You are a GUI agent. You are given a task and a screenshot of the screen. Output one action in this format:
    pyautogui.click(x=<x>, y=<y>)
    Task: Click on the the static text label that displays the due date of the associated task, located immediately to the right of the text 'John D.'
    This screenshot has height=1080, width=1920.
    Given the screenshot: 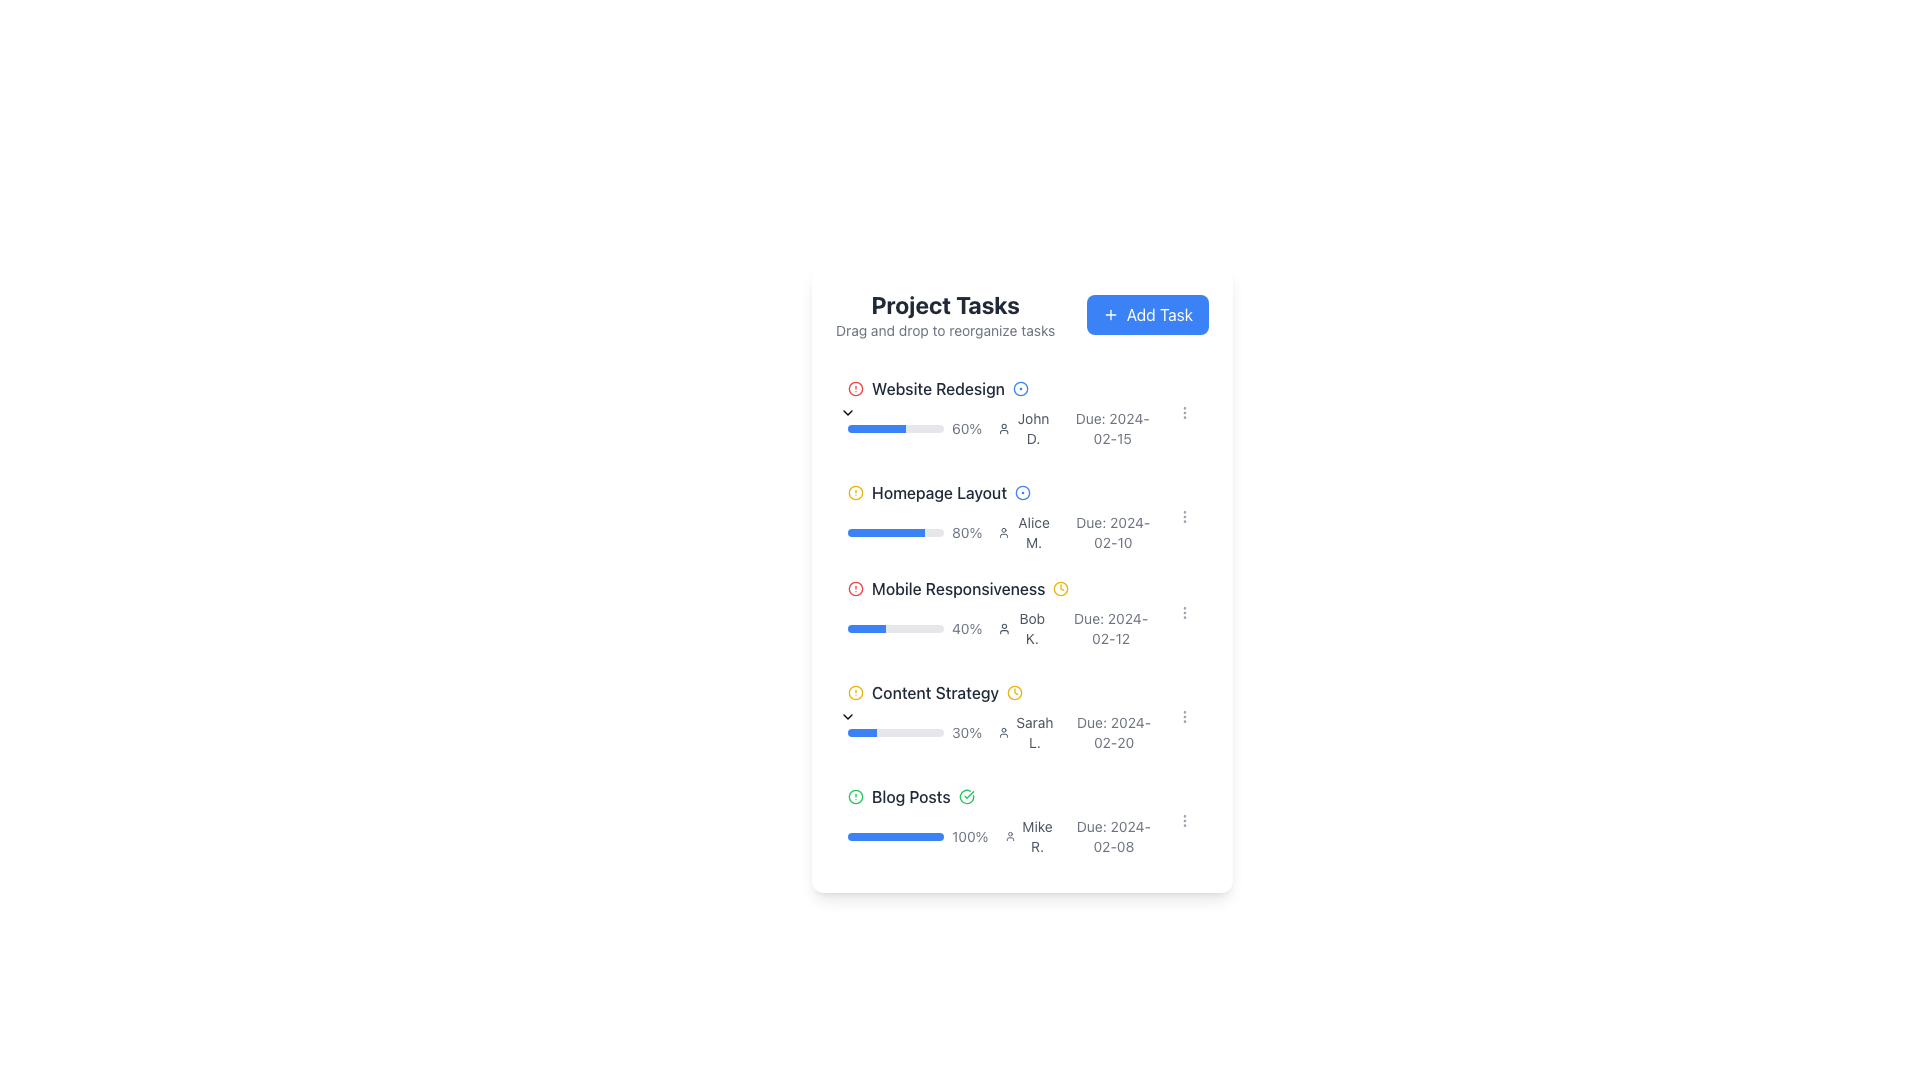 What is the action you would take?
    pyautogui.click(x=1111, y=427)
    